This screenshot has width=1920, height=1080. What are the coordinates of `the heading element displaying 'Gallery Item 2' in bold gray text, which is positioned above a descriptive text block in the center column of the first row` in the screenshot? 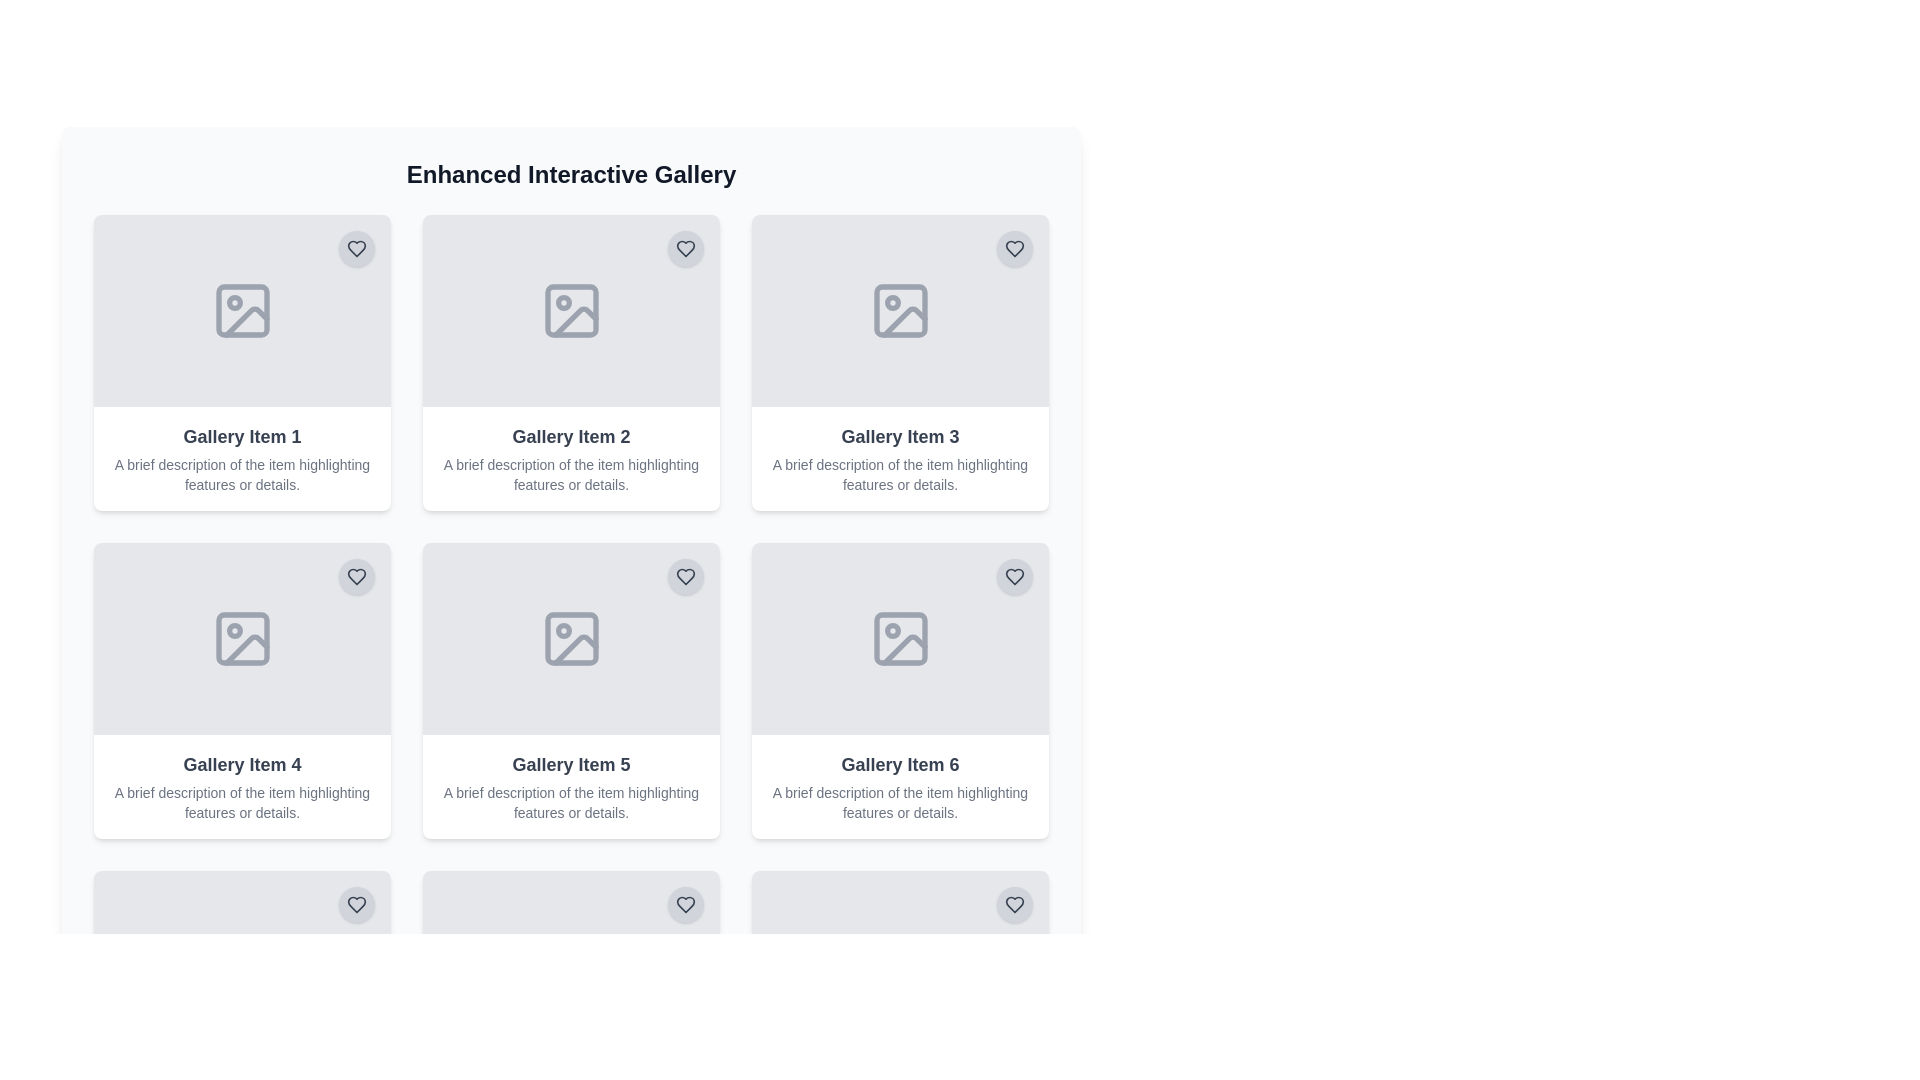 It's located at (570, 435).